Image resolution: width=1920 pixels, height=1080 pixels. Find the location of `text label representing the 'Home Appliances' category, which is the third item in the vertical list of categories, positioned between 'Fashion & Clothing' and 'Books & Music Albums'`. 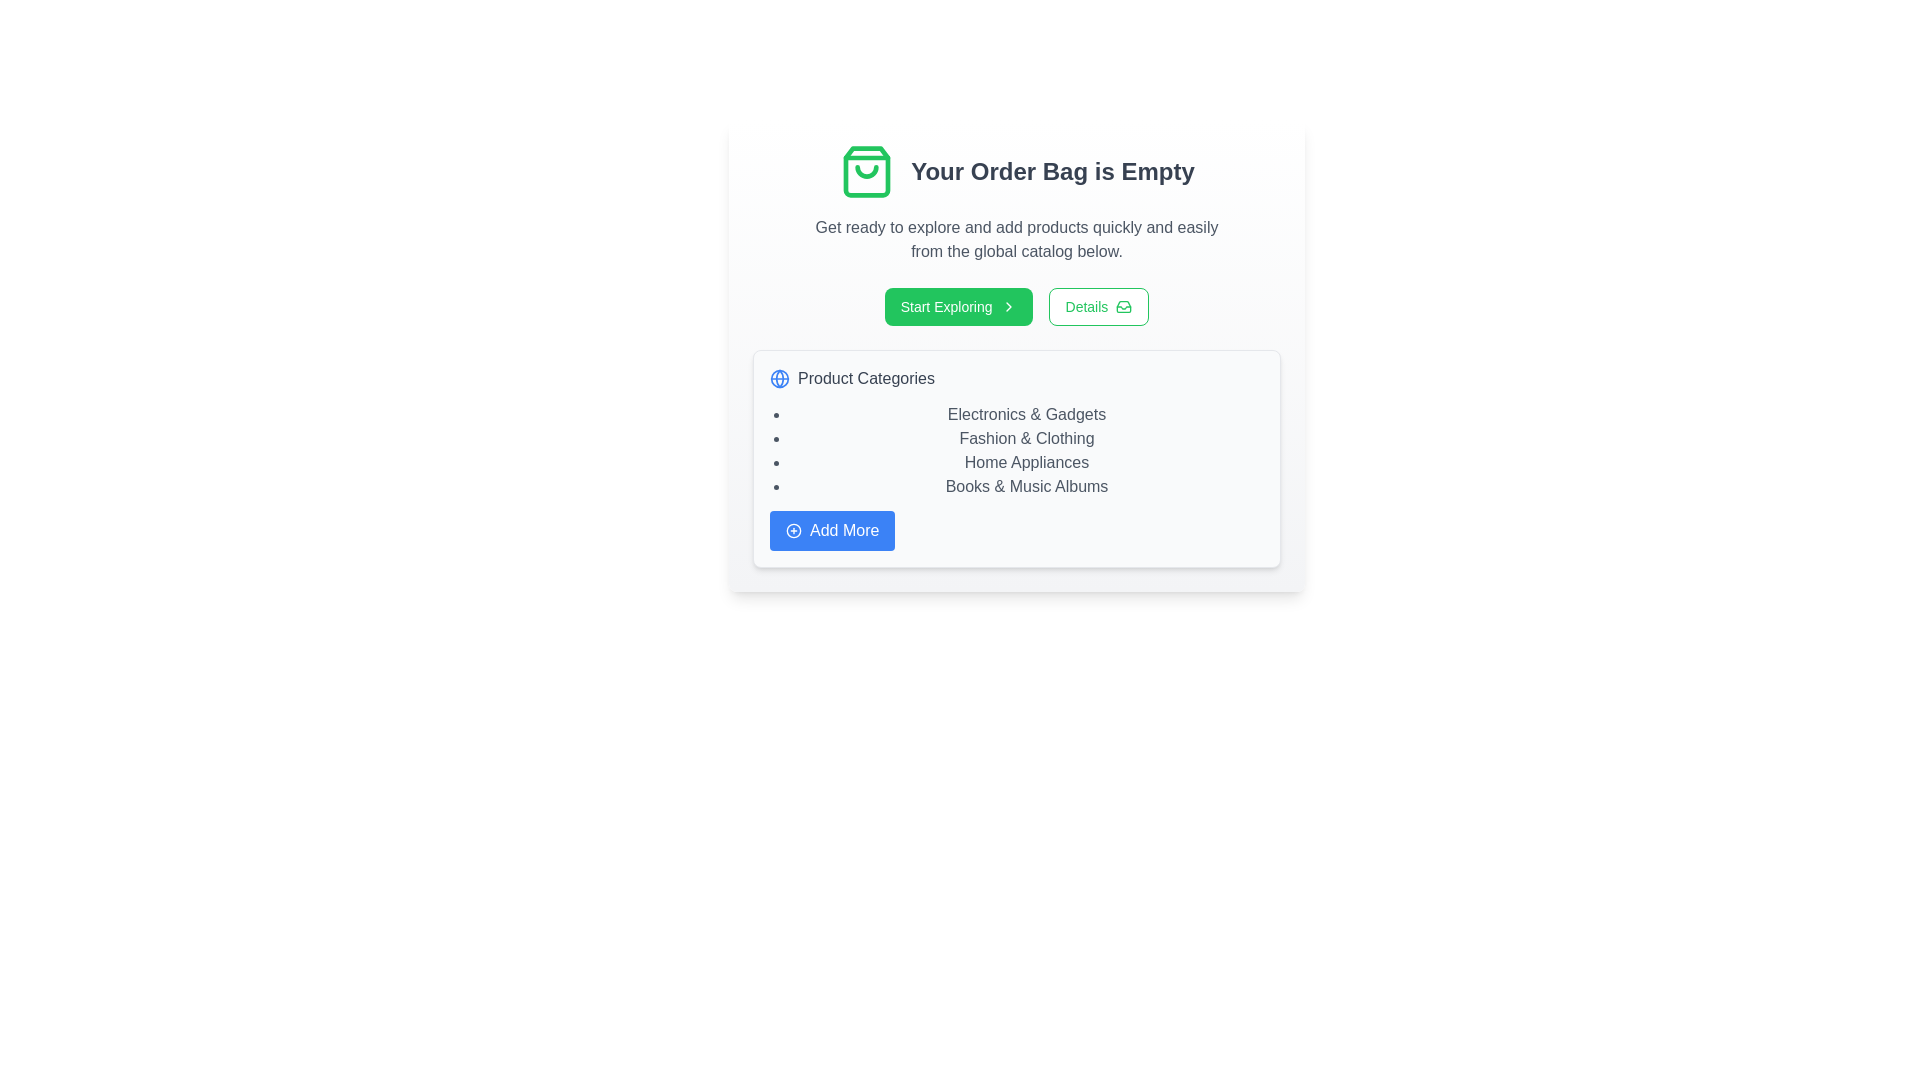

text label representing the 'Home Appliances' category, which is the third item in the vertical list of categories, positioned between 'Fashion & Clothing' and 'Books & Music Albums' is located at coordinates (1027, 462).